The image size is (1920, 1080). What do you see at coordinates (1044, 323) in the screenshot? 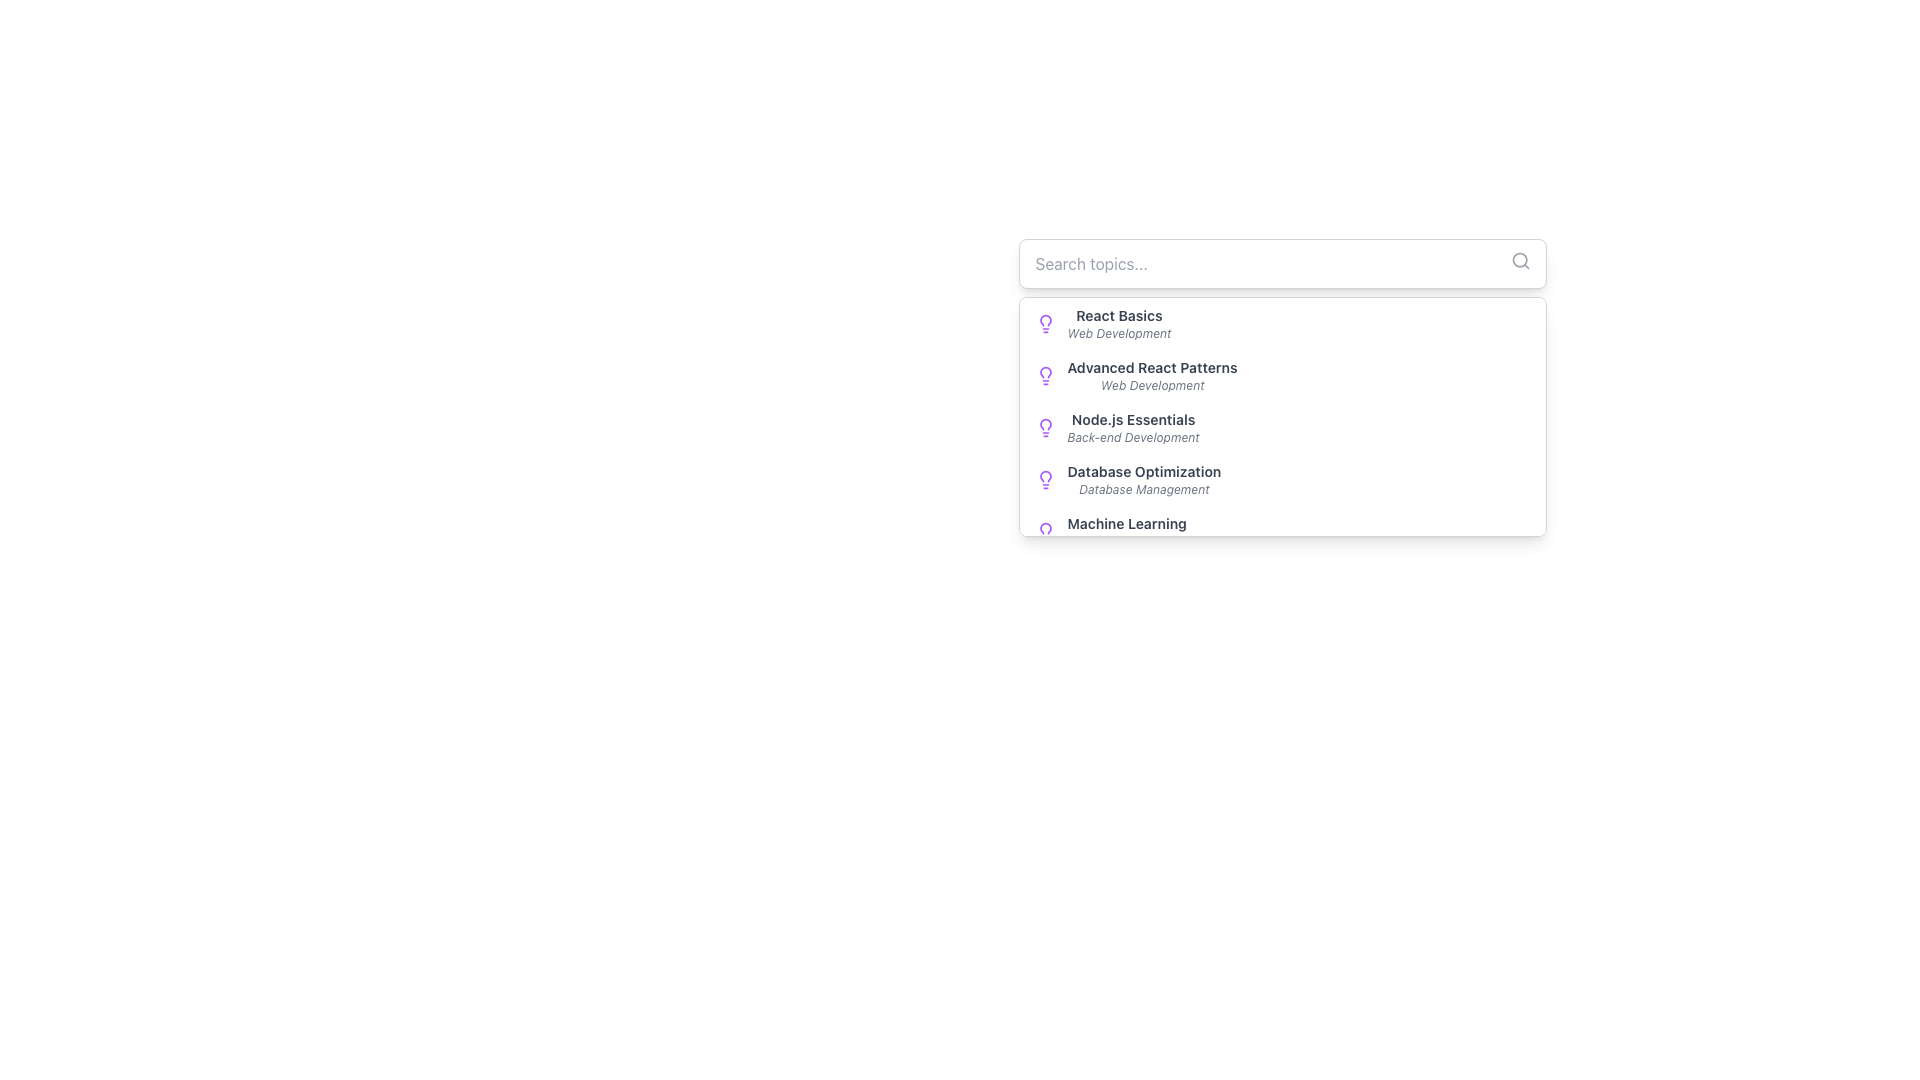
I see `the decorative icon for the 'React Basics' item, which is positioned at the leftmost side of its row` at bounding box center [1044, 323].